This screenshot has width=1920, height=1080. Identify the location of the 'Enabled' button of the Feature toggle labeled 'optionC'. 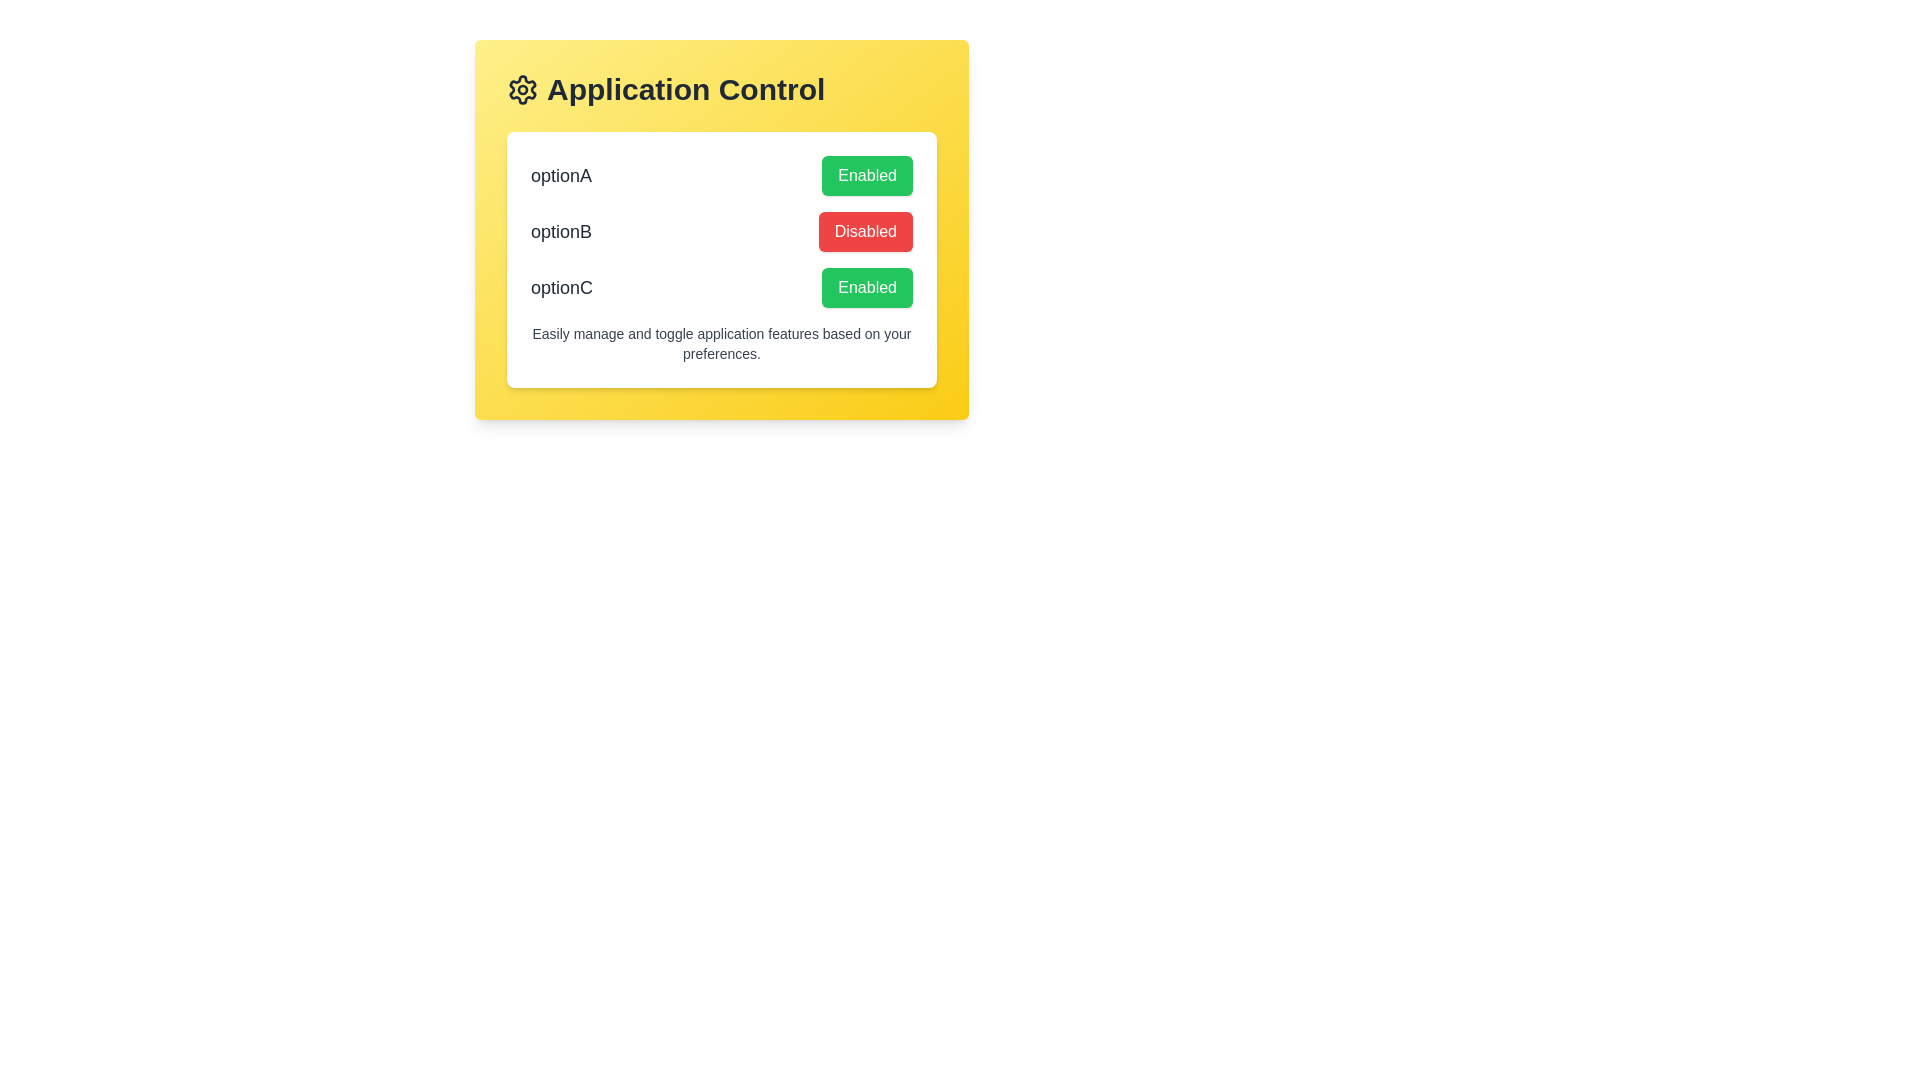
(720, 288).